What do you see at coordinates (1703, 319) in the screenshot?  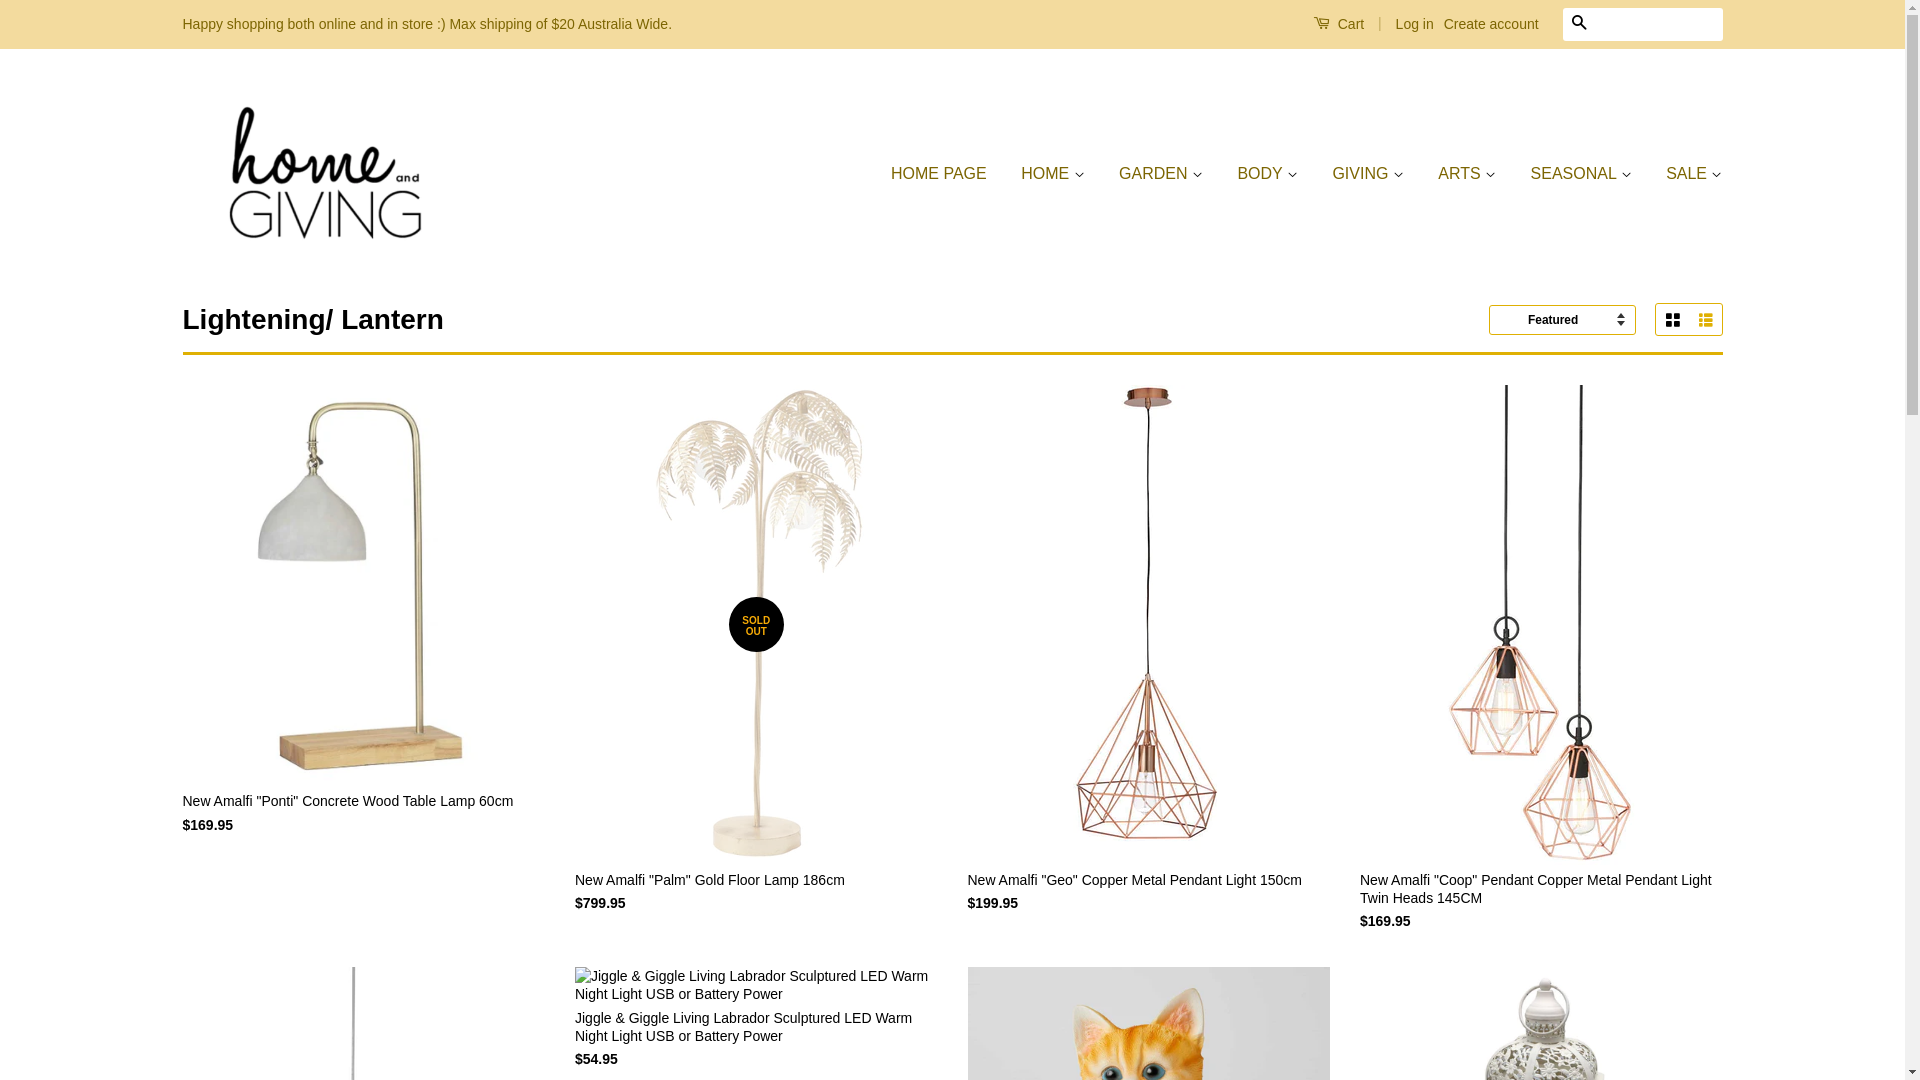 I see `'List View'` at bounding box center [1703, 319].